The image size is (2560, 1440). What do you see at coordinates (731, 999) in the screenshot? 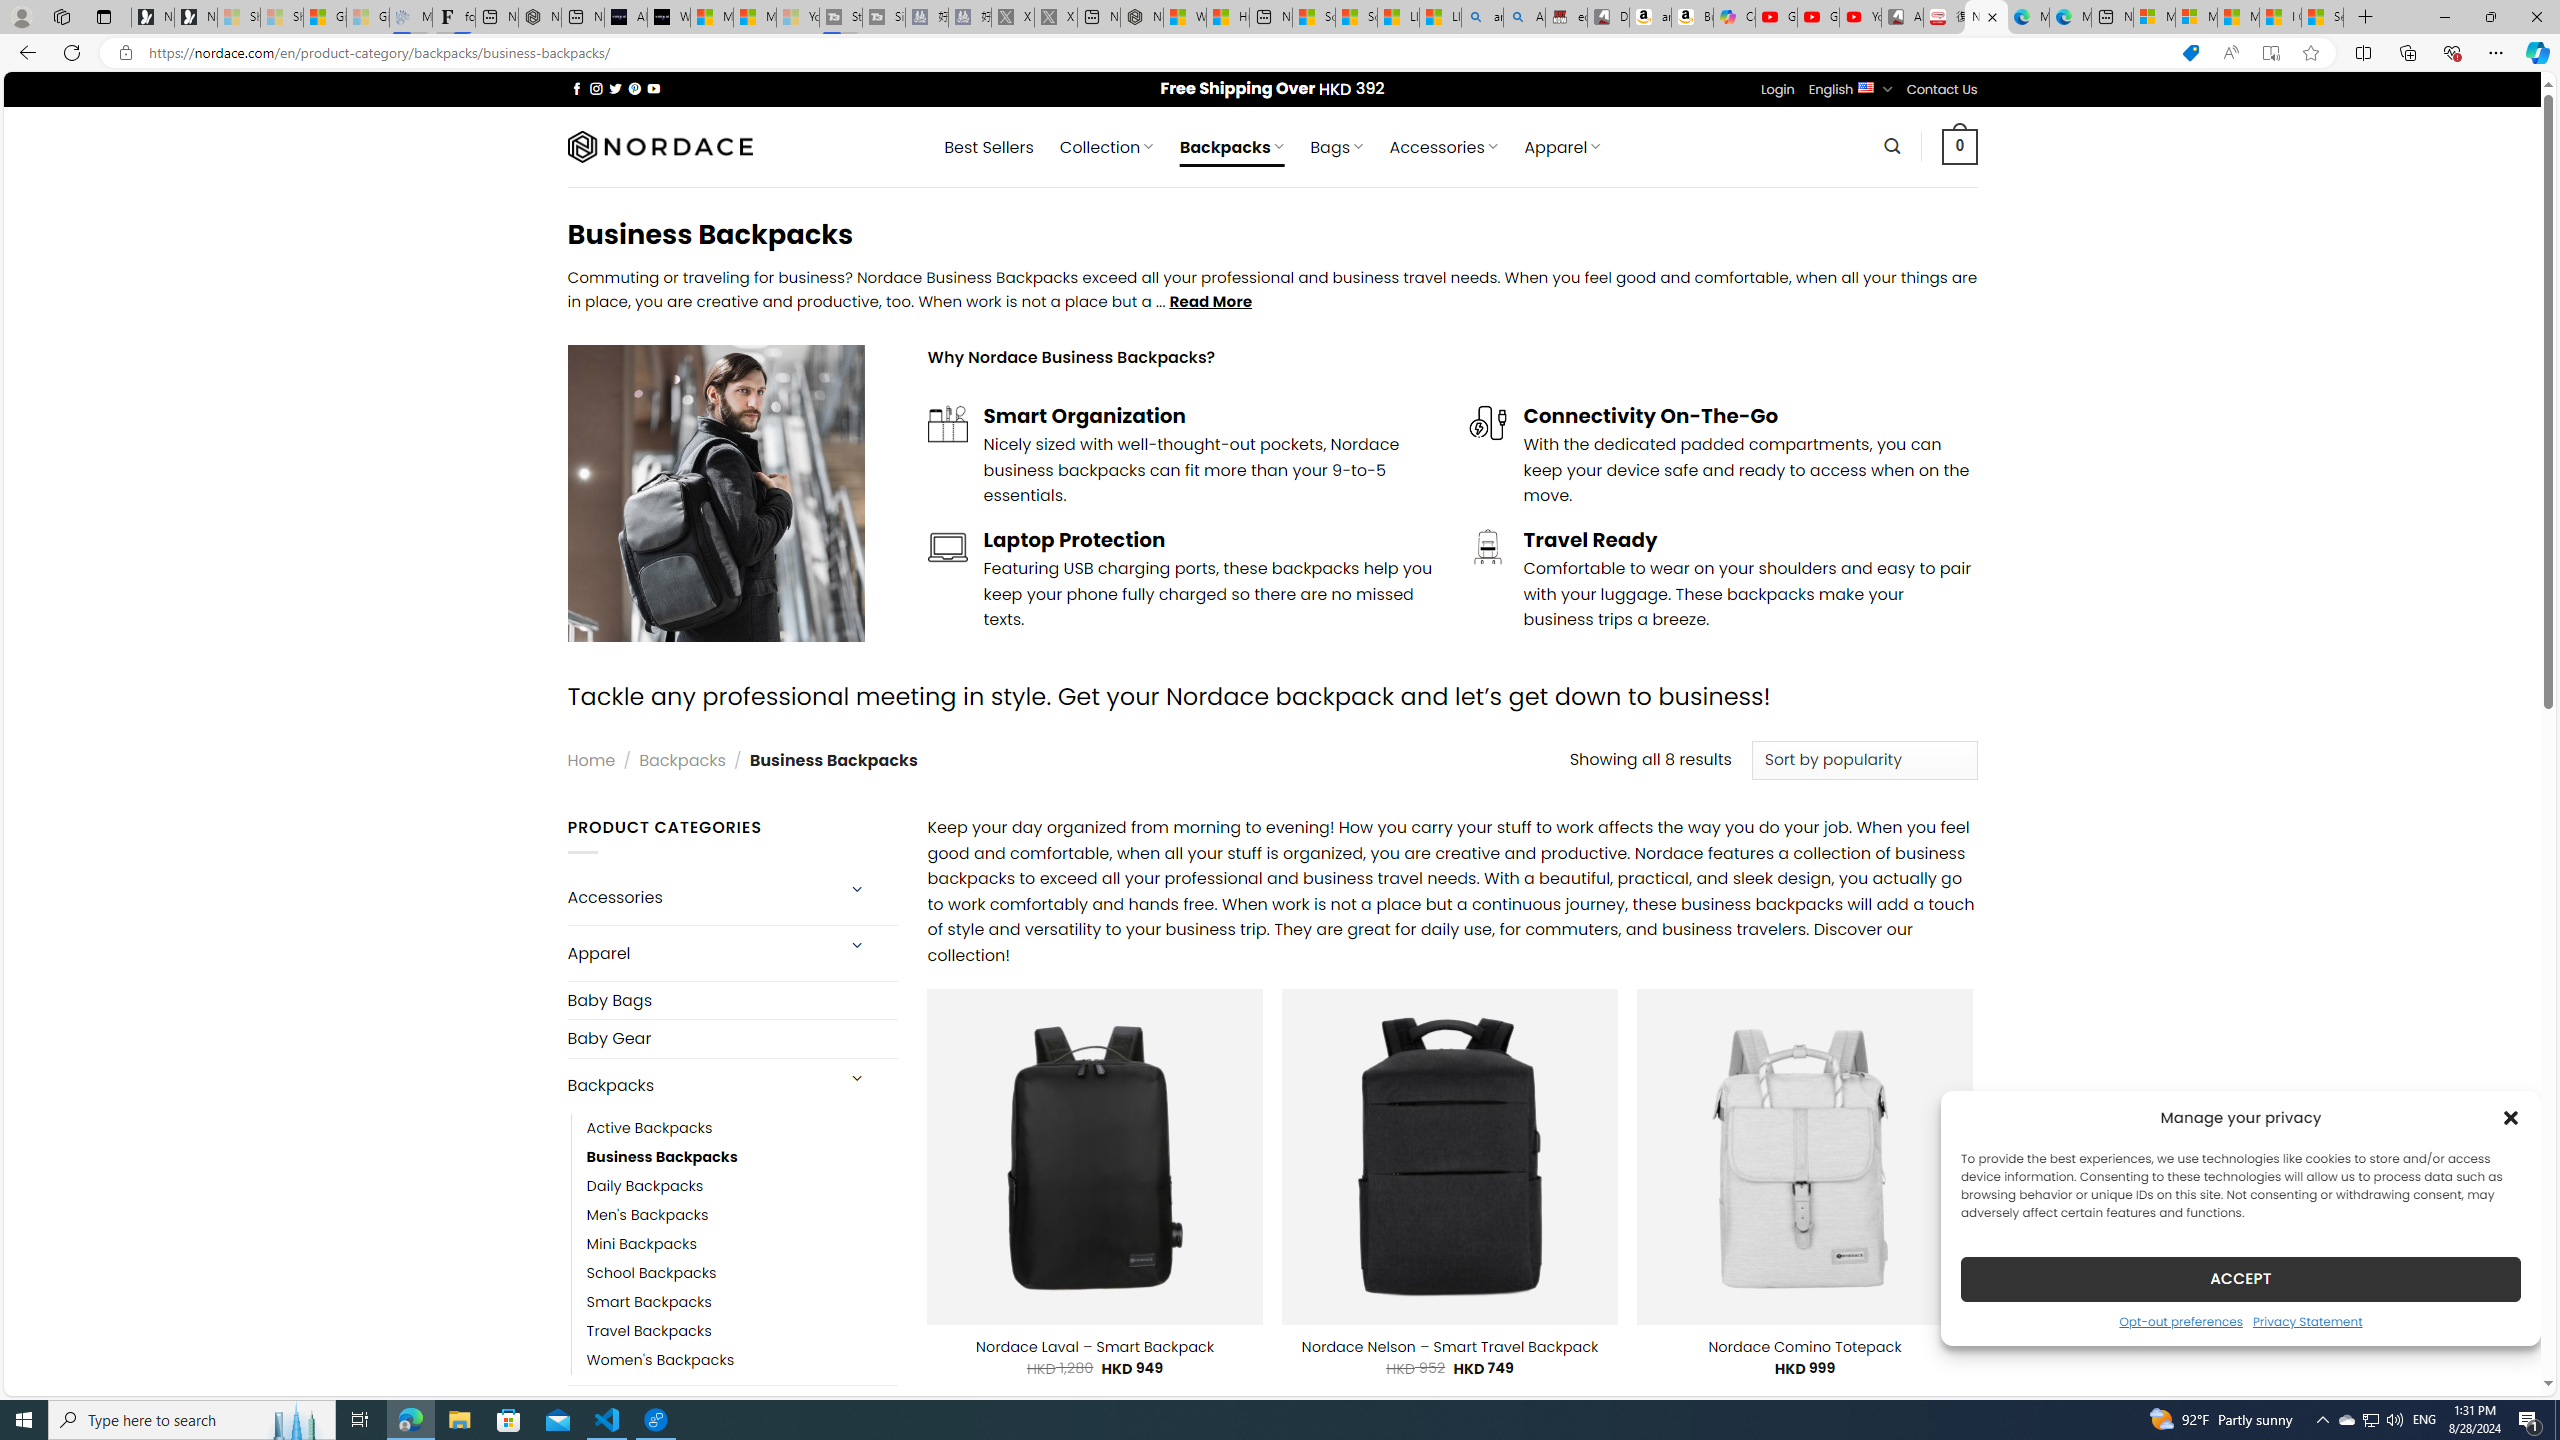
I see `'Baby Bags'` at bounding box center [731, 999].